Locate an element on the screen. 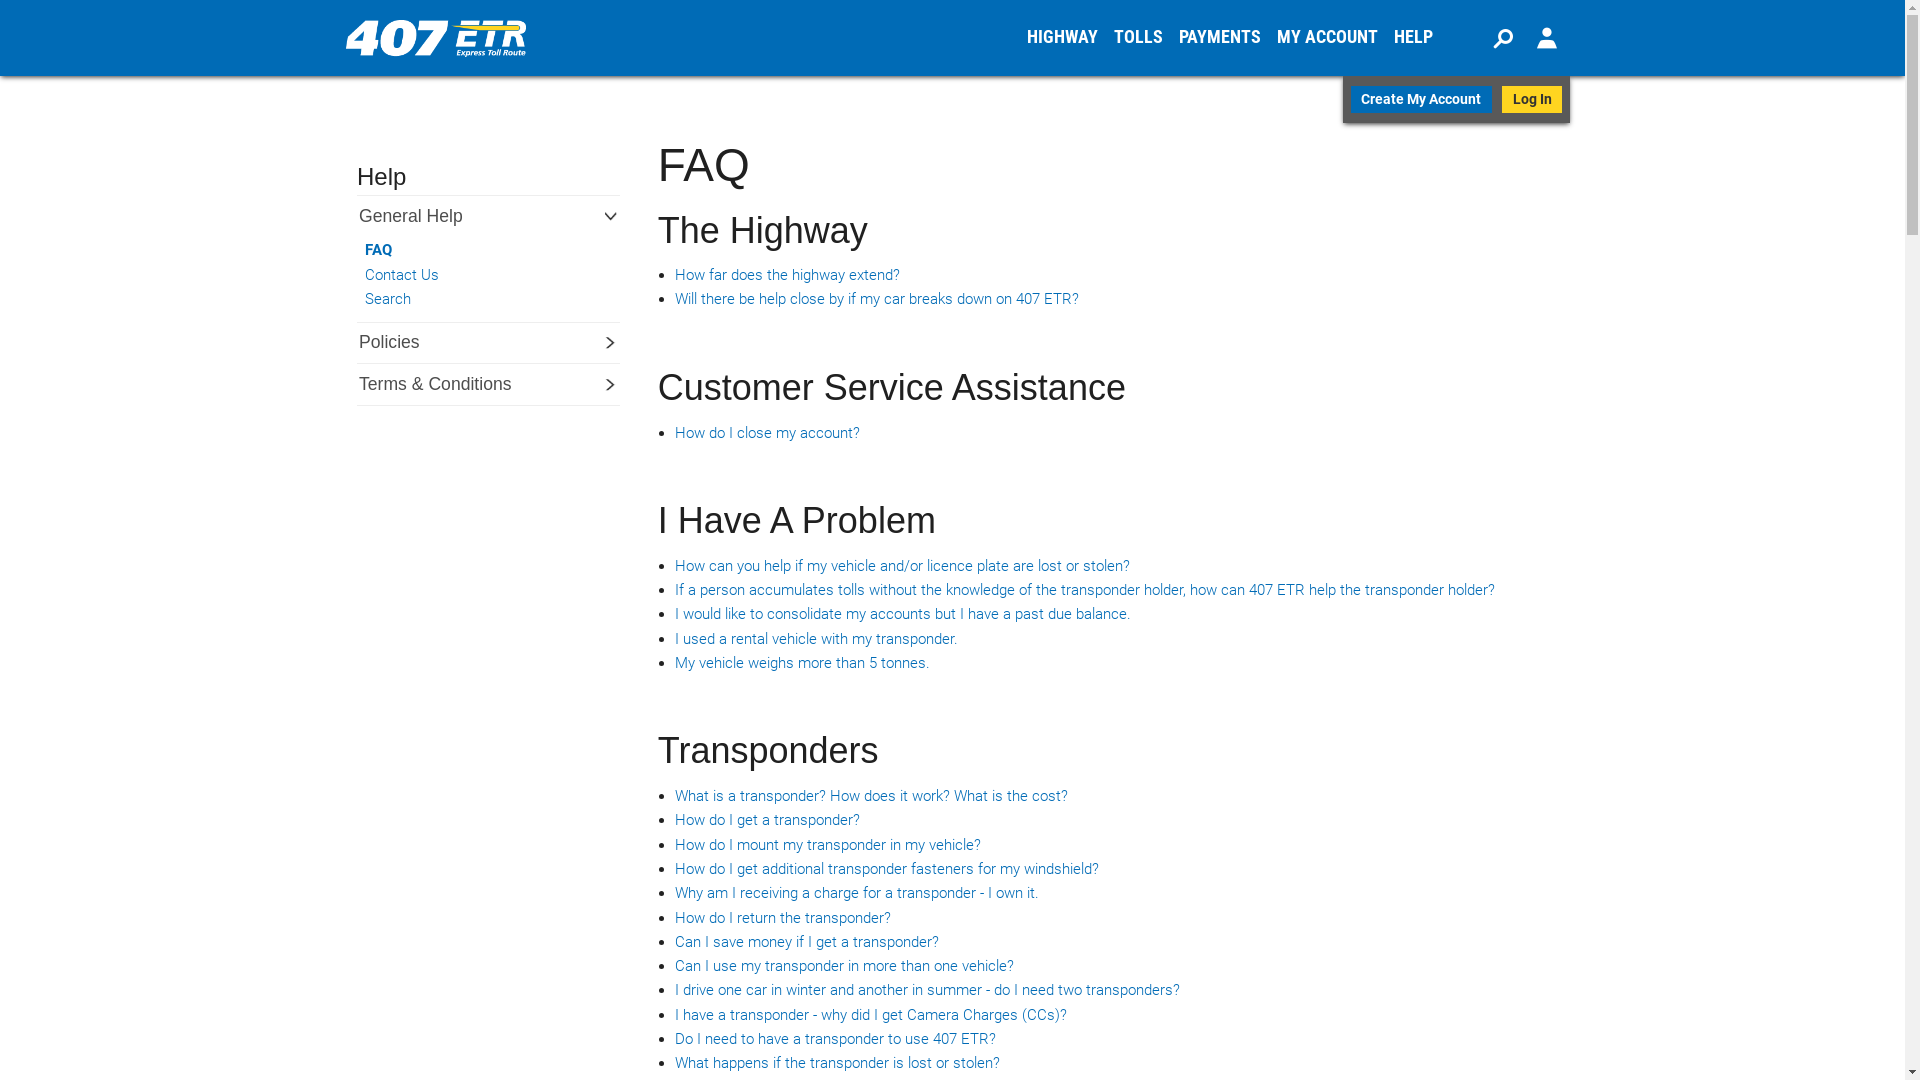 The image size is (1920, 1080). 'Contact Us' is located at coordinates (476, 275).